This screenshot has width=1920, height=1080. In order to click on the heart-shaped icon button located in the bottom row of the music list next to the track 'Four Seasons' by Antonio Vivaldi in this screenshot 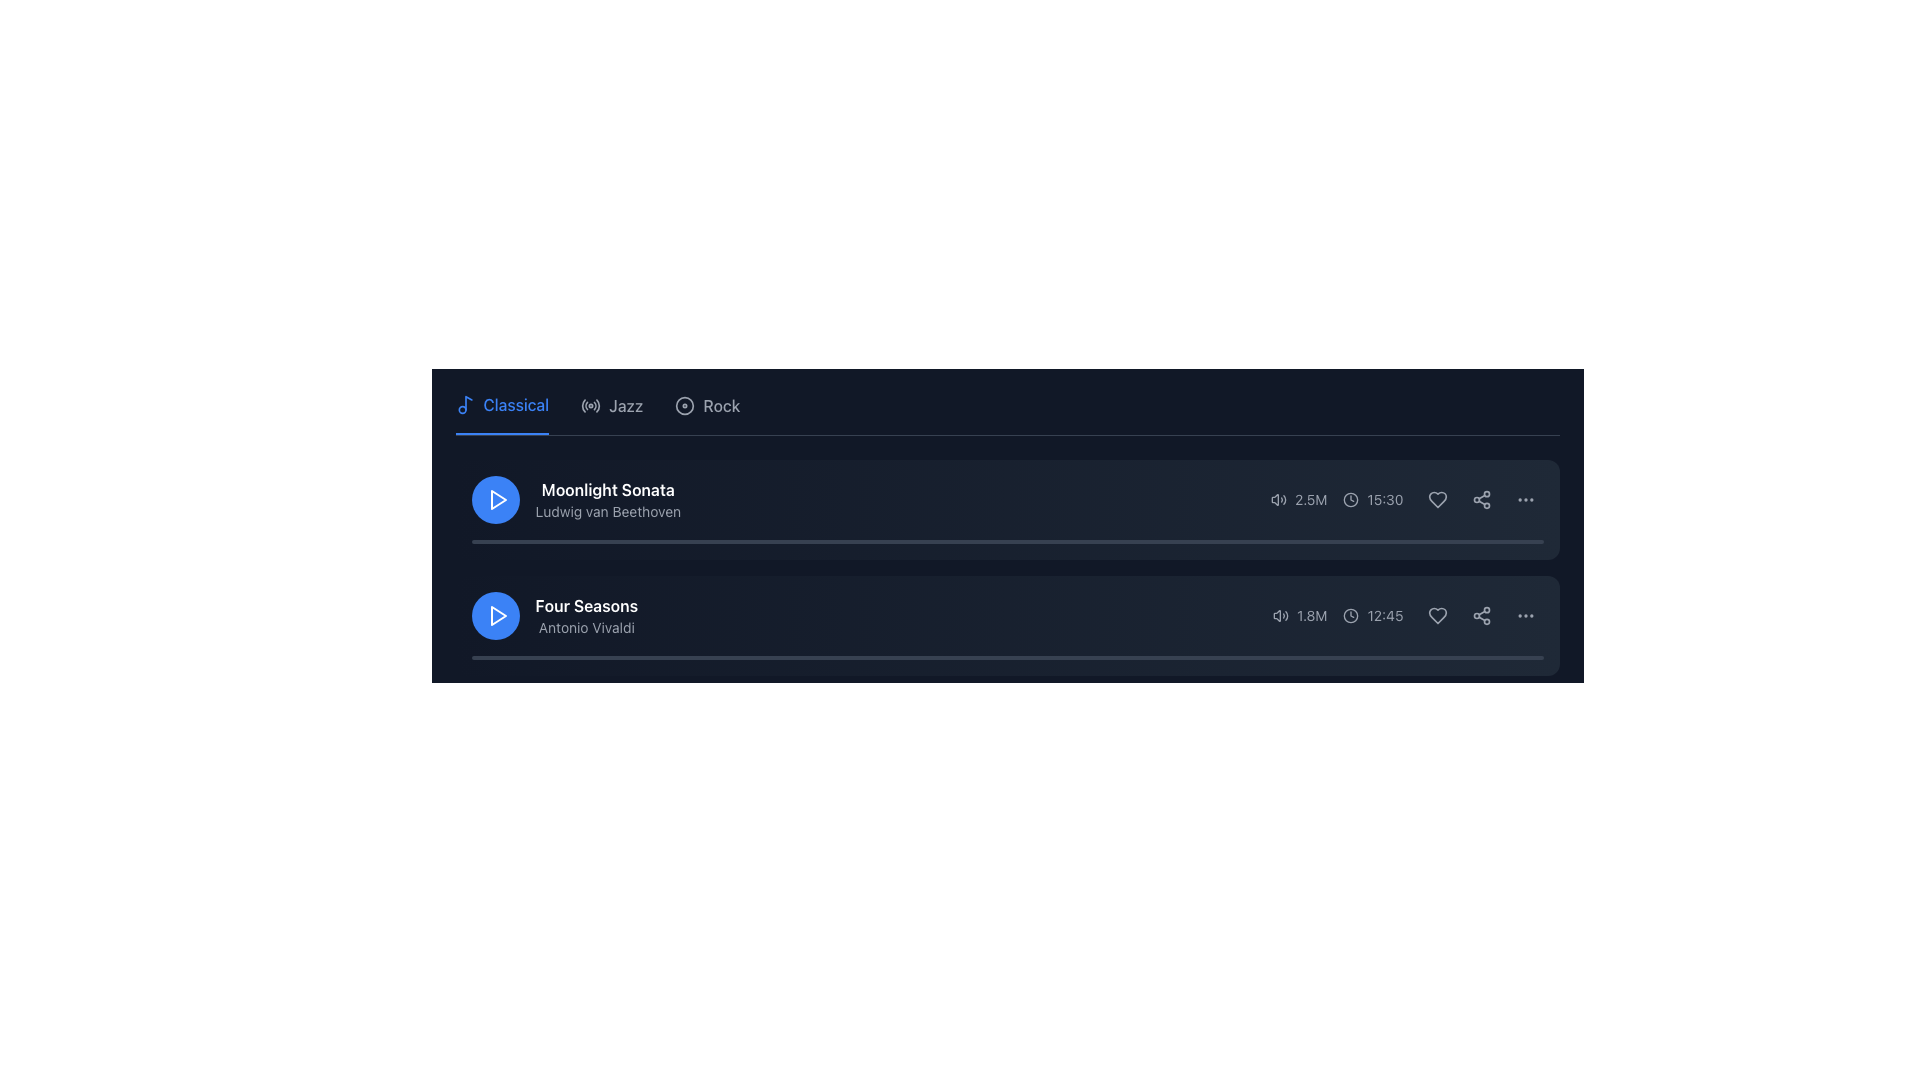, I will do `click(1436, 615)`.